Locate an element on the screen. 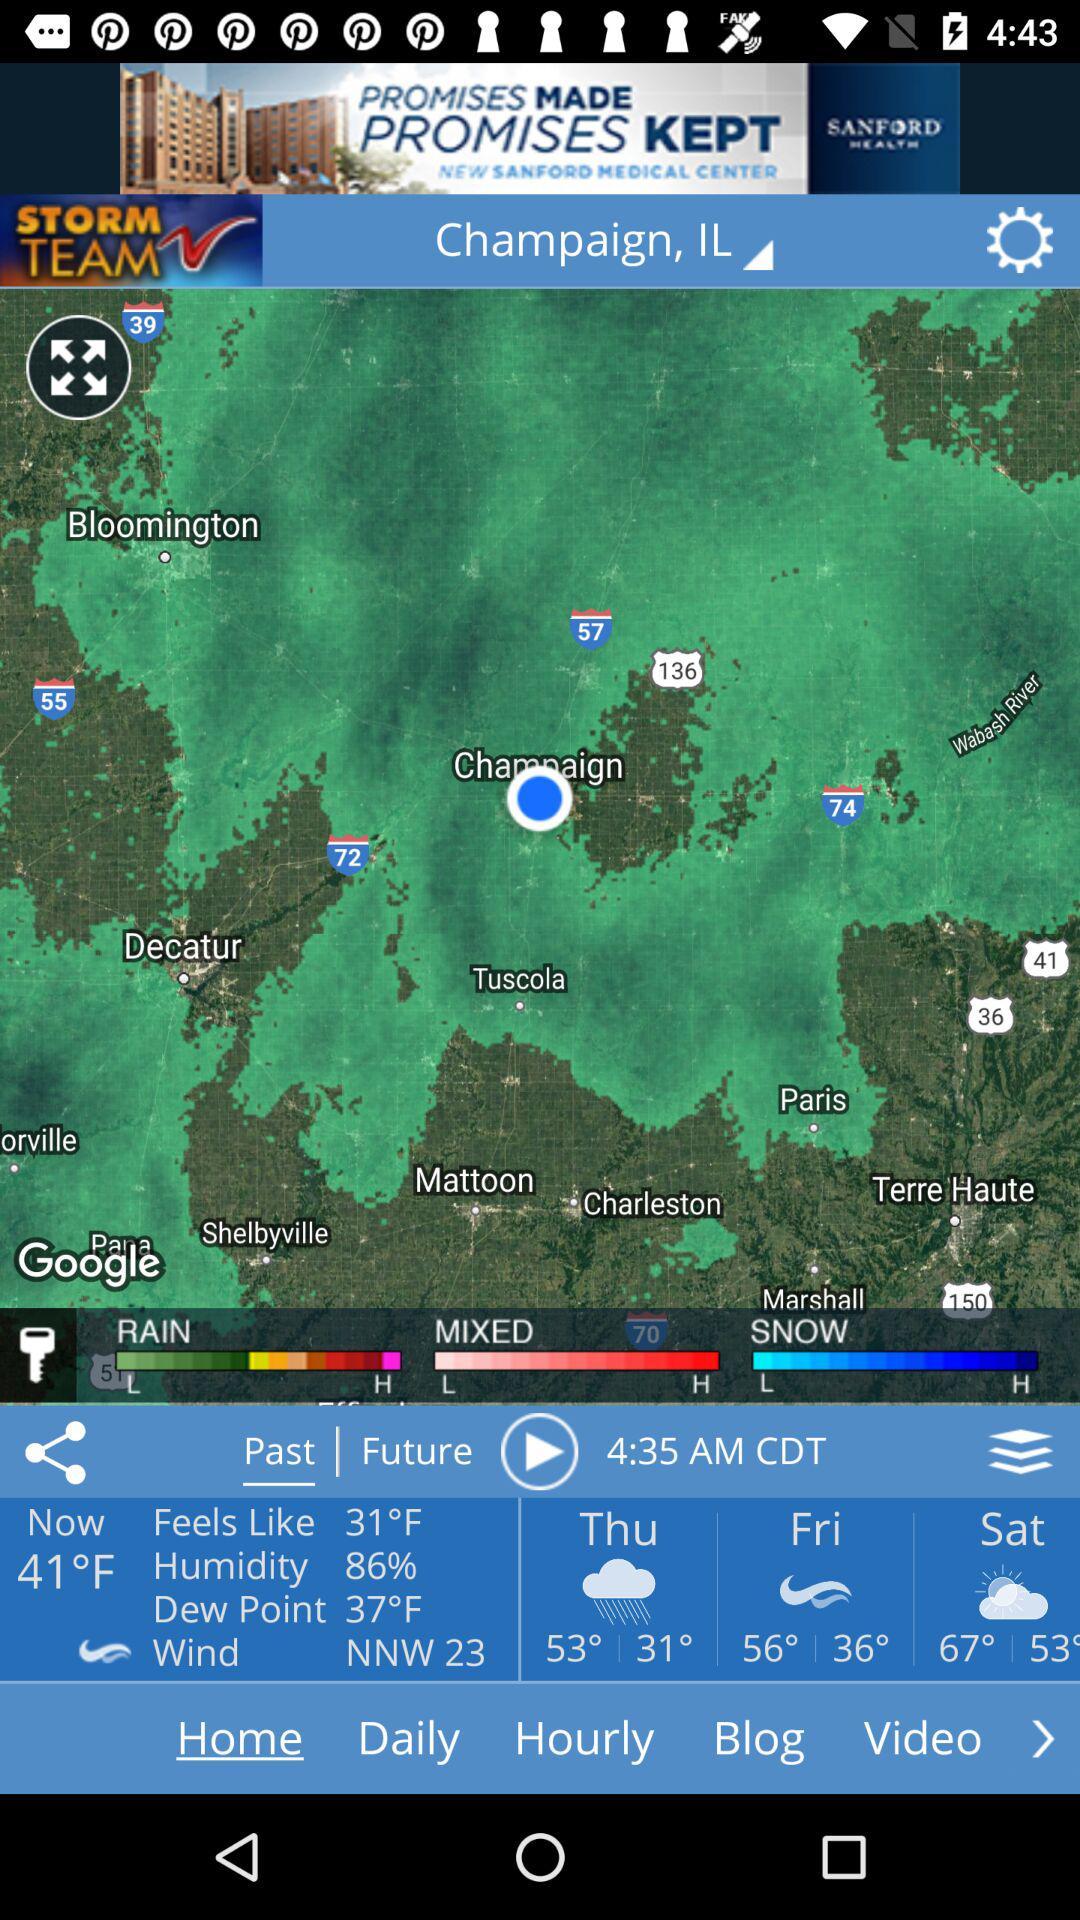 Image resolution: width=1080 pixels, height=1920 pixels. the arrow_forward icon is located at coordinates (1042, 1737).